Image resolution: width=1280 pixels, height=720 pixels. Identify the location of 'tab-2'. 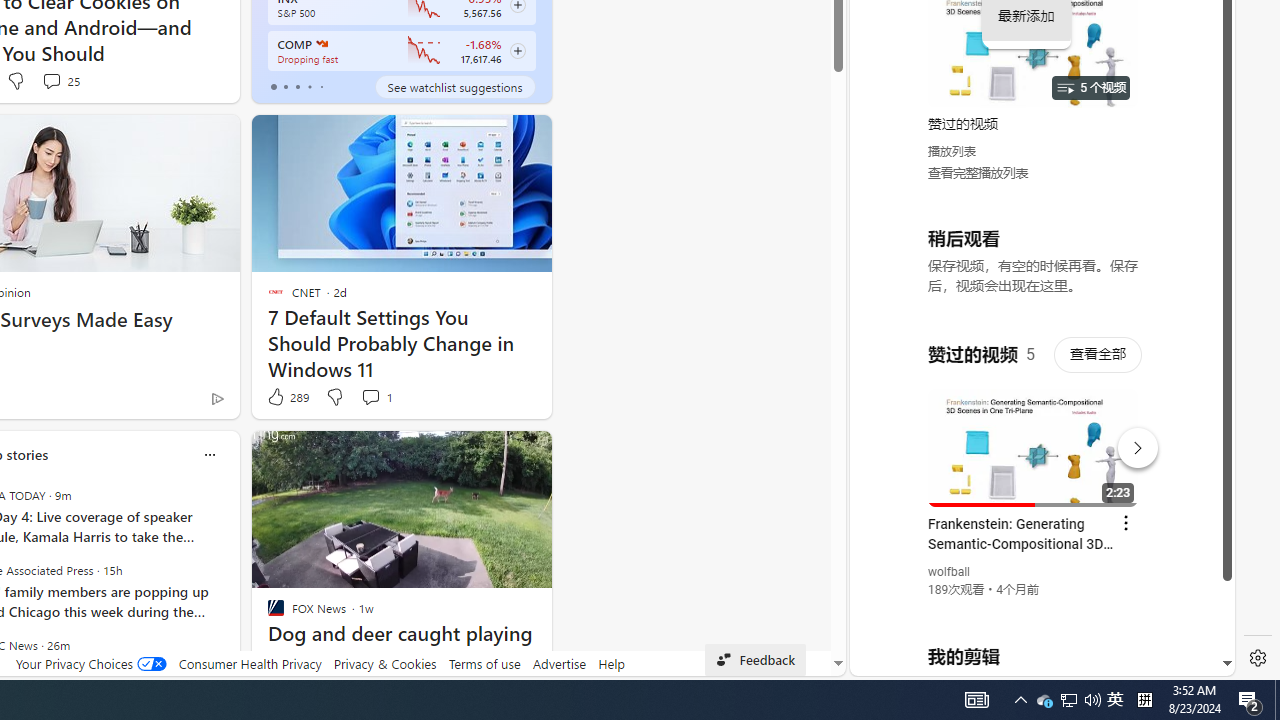
(296, 86).